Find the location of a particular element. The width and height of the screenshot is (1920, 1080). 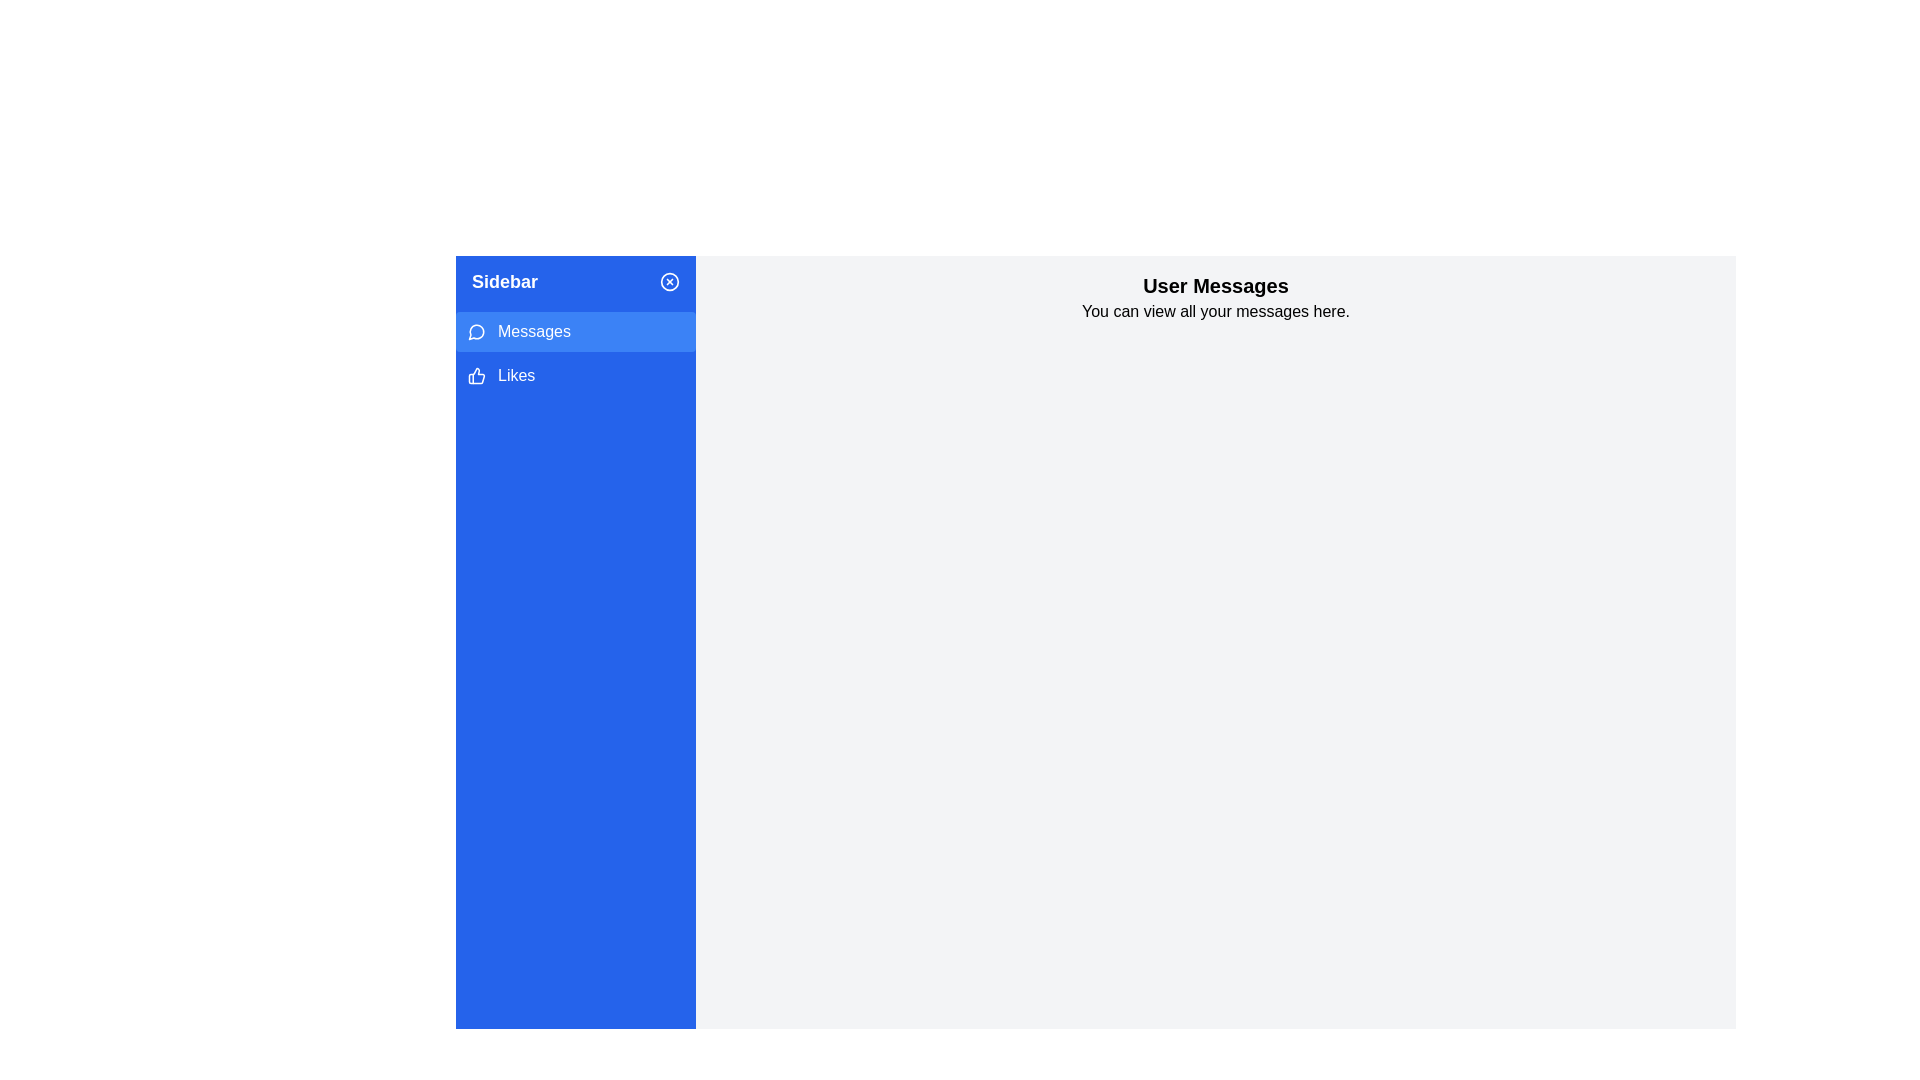

the thumbs-up hand gesture icon in the sidebar menu, which precedes the text 'Likes' is located at coordinates (475, 375).